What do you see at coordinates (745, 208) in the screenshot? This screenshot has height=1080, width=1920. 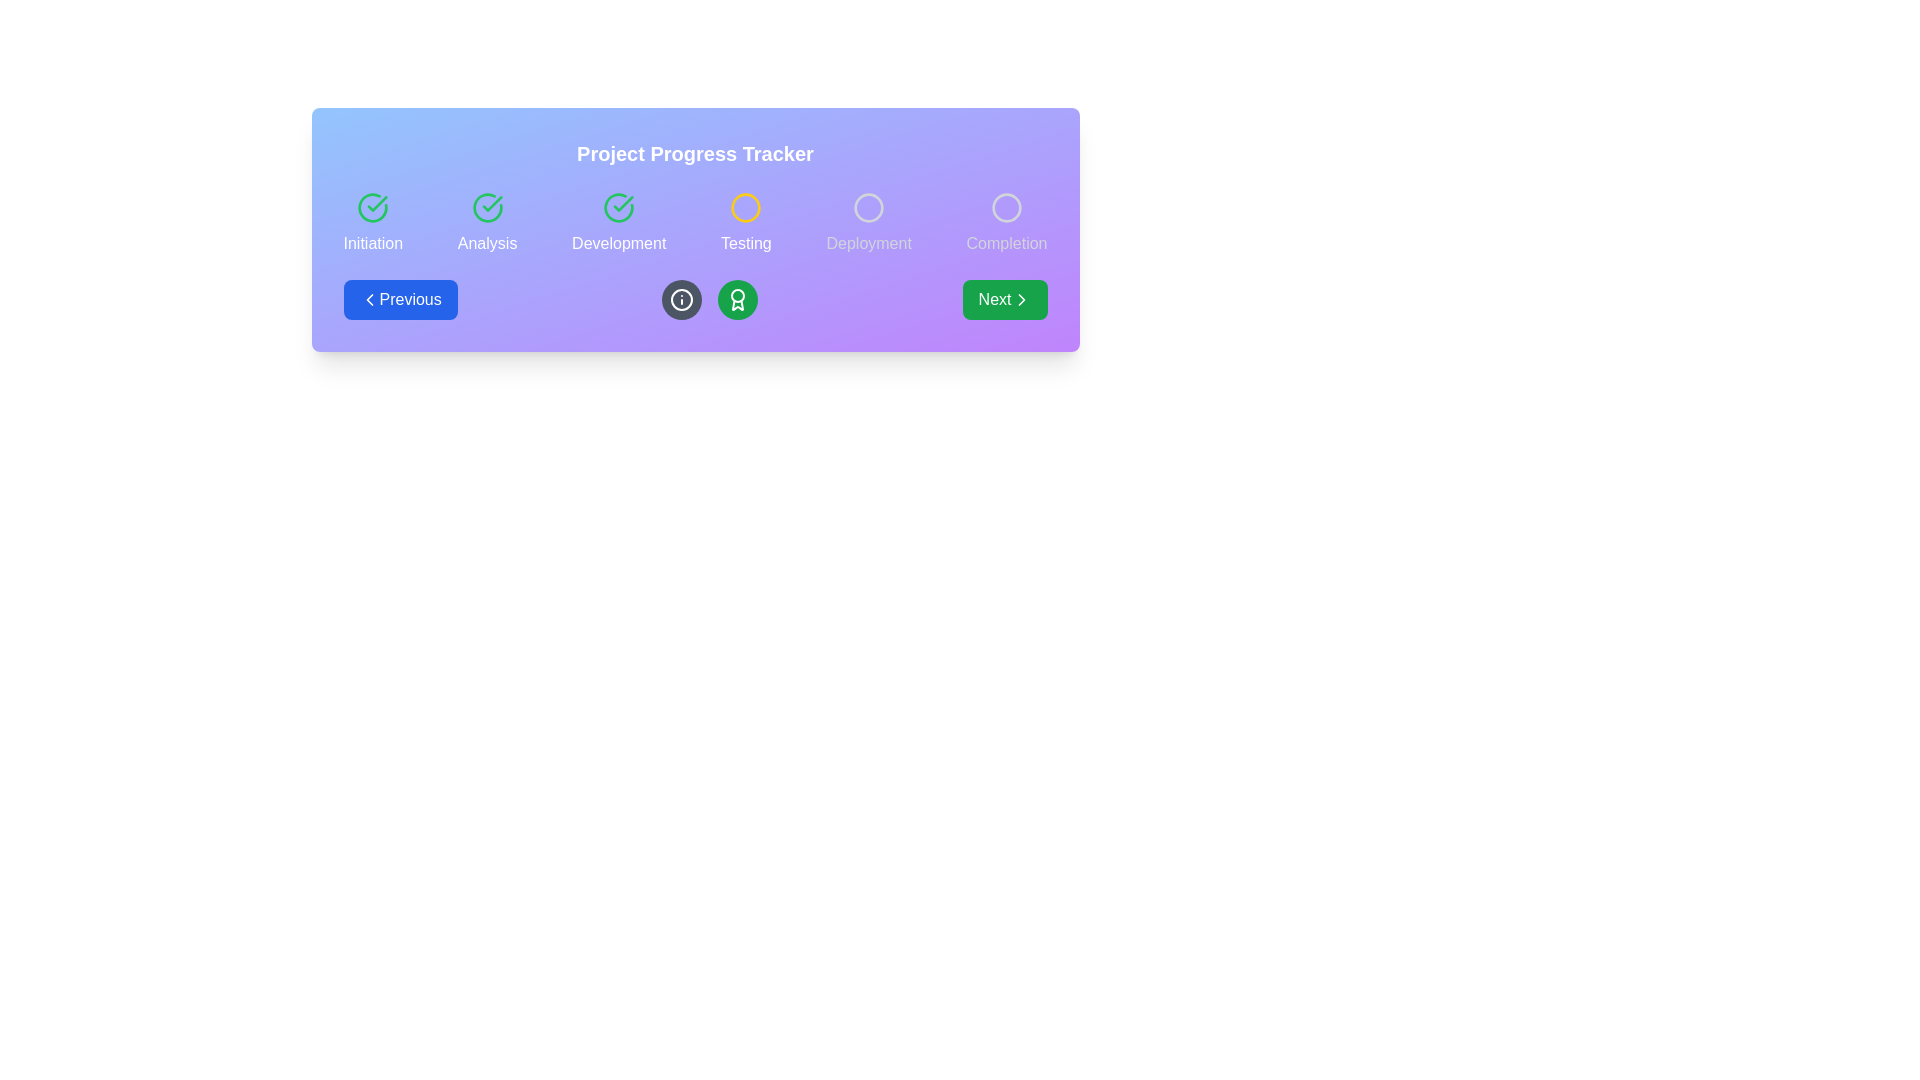 I see `the decorative circular indicator that represents the status of the 'Testing' phase in the project tracker` at bounding box center [745, 208].